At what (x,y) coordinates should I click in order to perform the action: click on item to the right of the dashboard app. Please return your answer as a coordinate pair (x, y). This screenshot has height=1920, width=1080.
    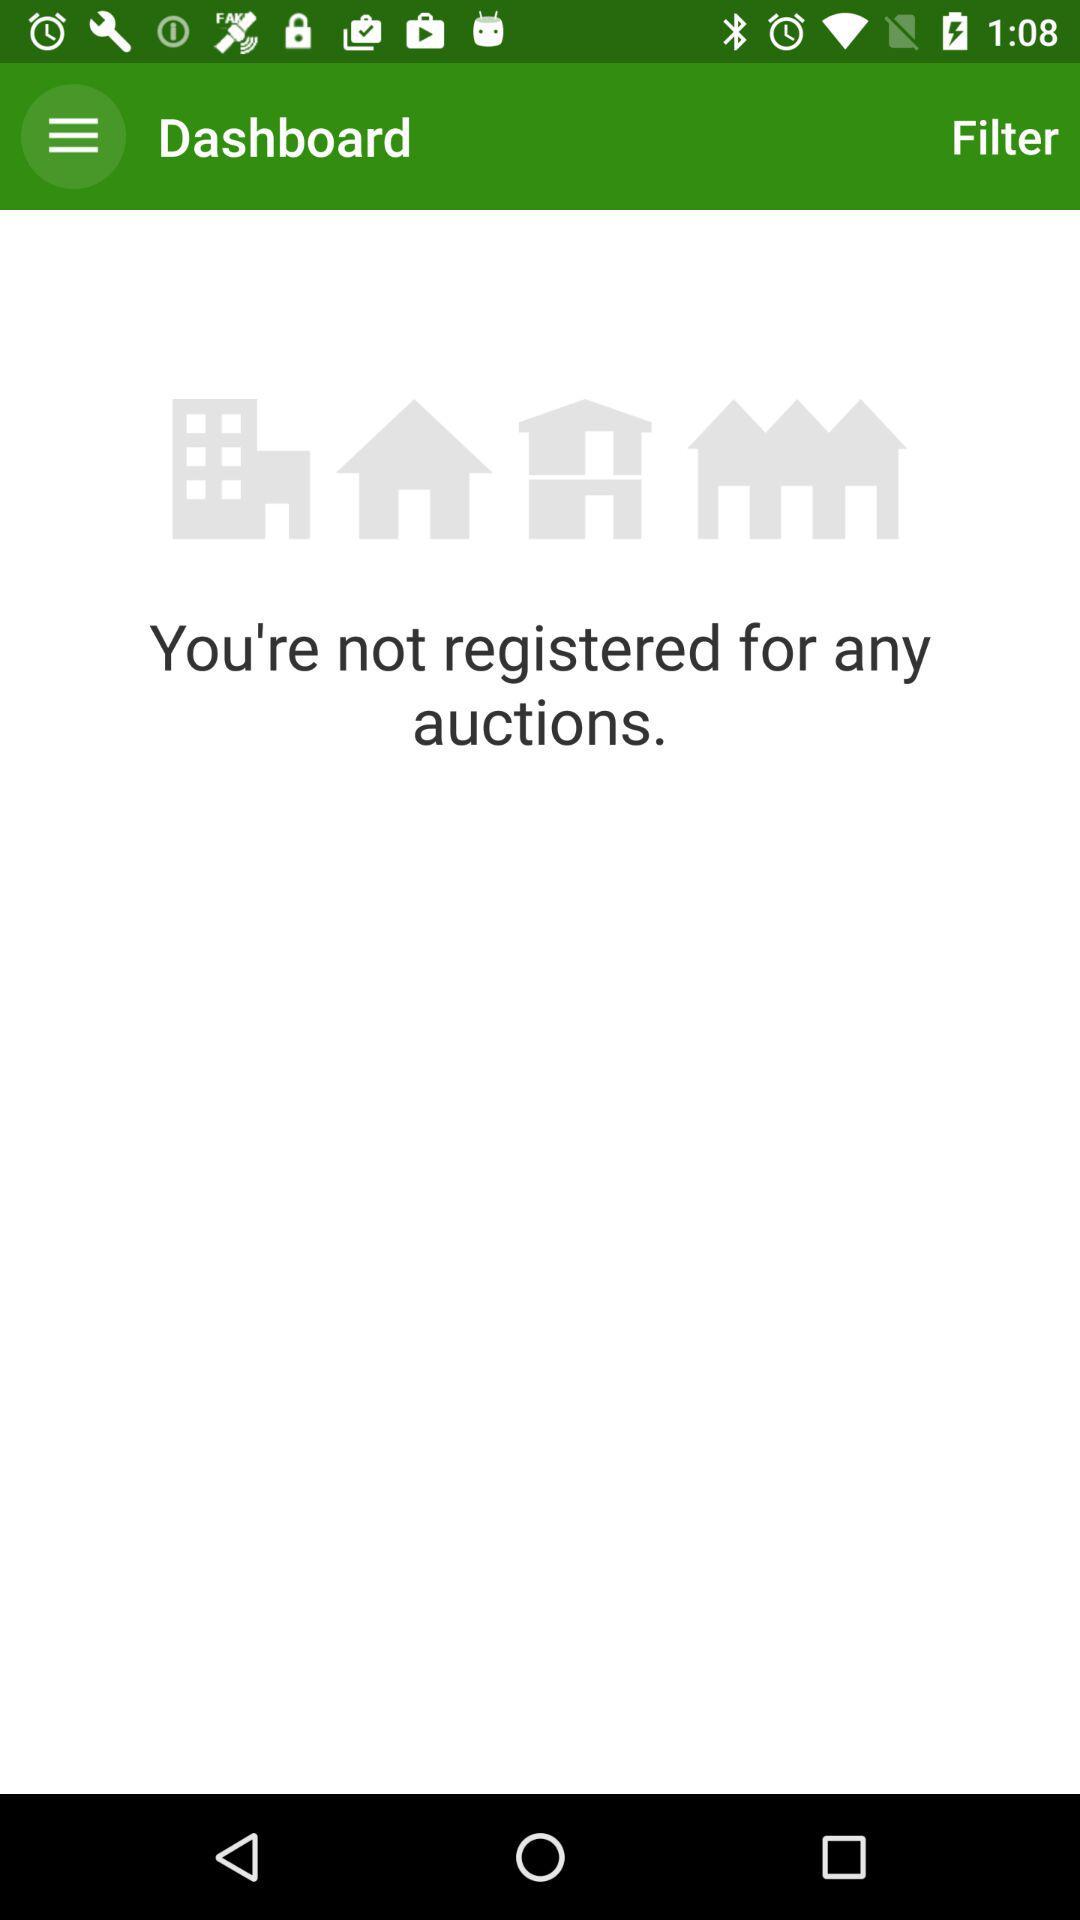
    Looking at the image, I should click on (999, 135).